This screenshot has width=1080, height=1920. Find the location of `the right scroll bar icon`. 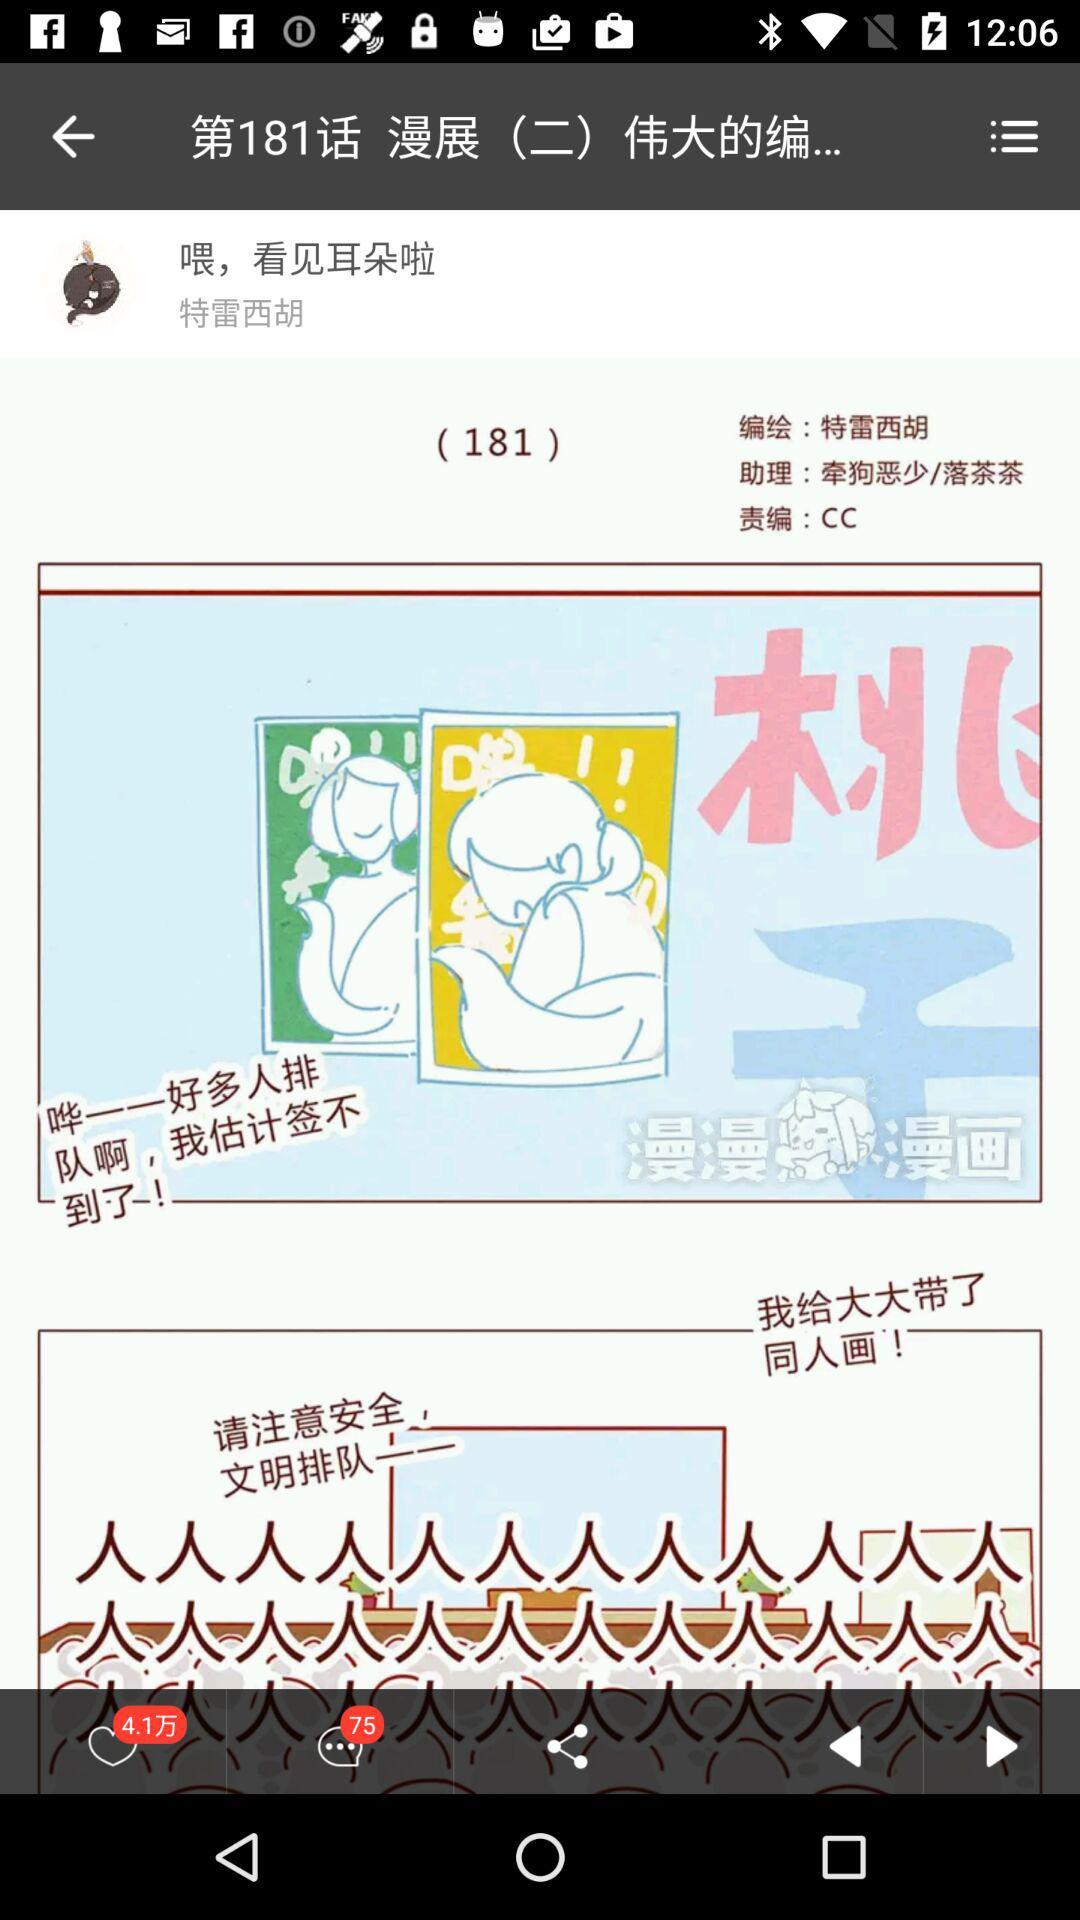

the right scroll bar icon is located at coordinates (1002, 1745).